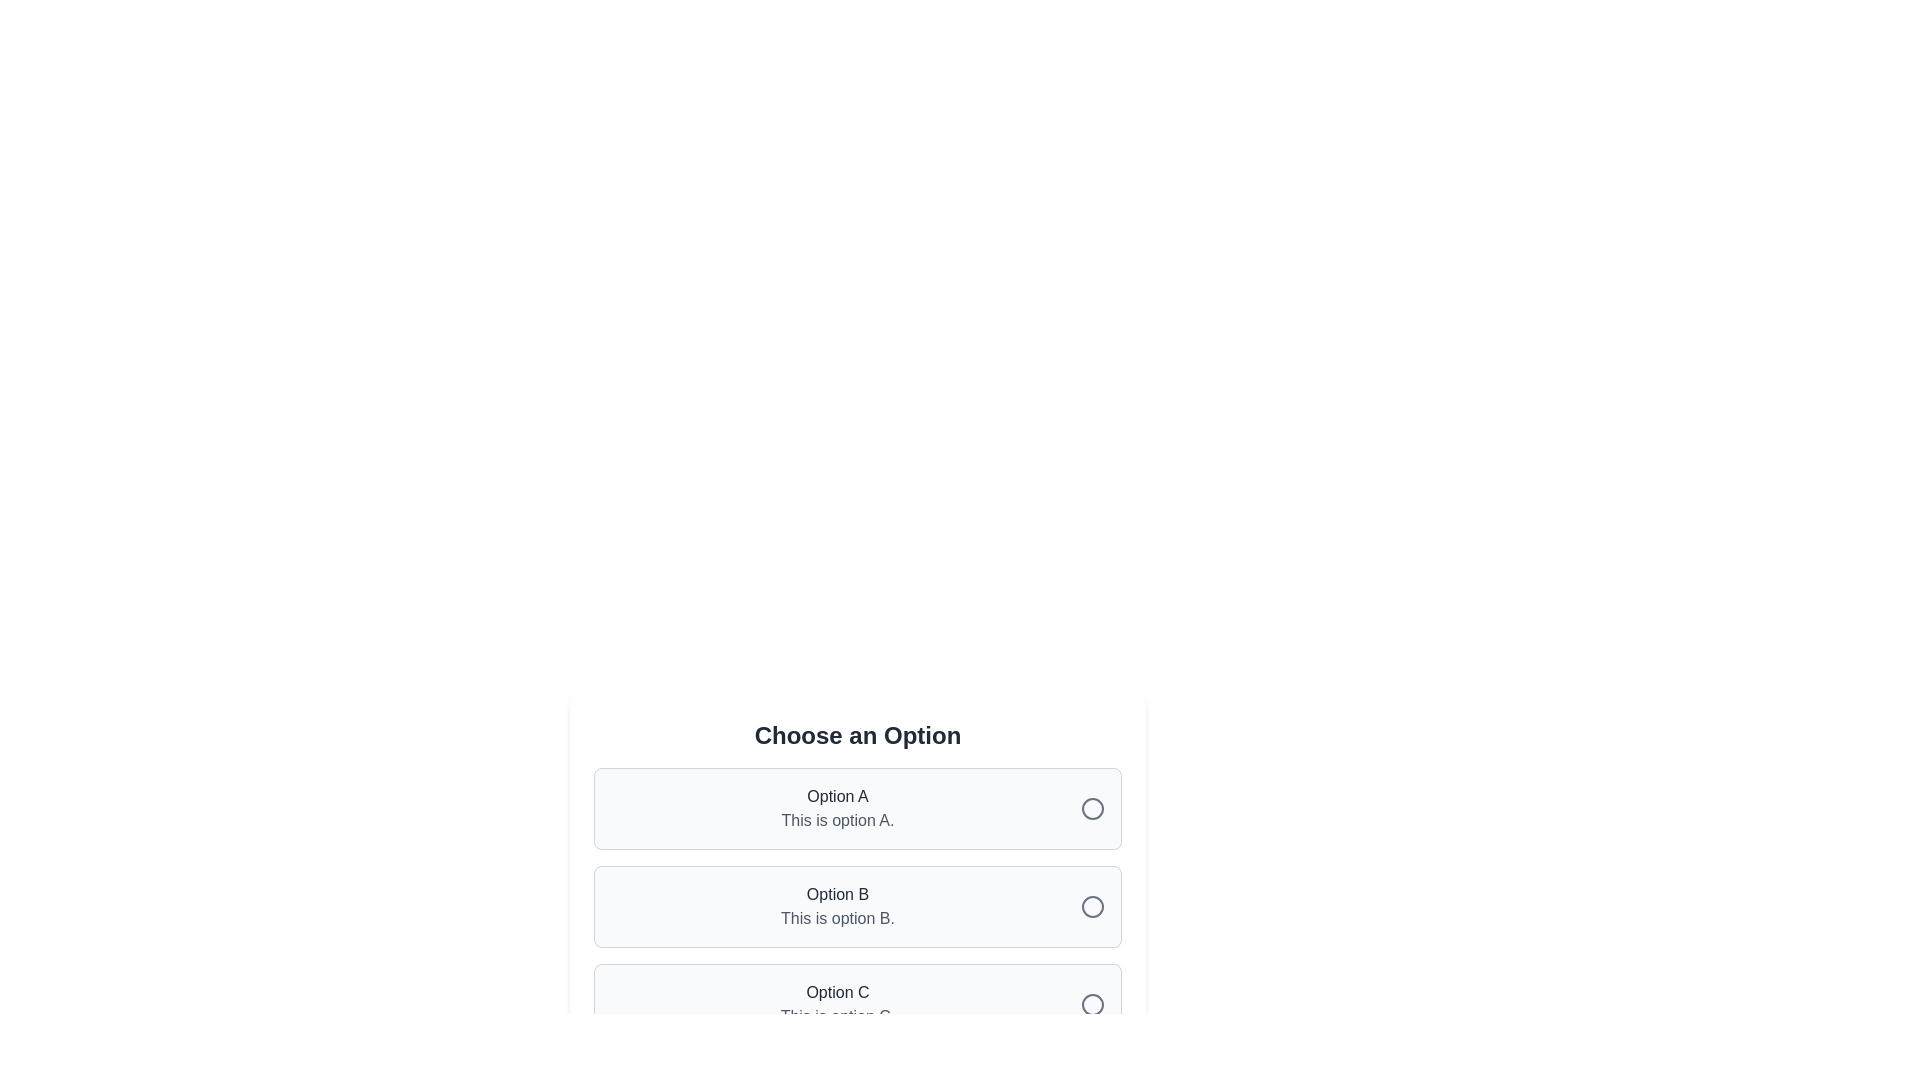 Image resolution: width=1920 pixels, height=1080 pixels. Describe the element at coordinates (1092, 906) in the screenshot. I see `the decorative SVG circle element that indicates the second option (option B) in the vertical list` at that location.